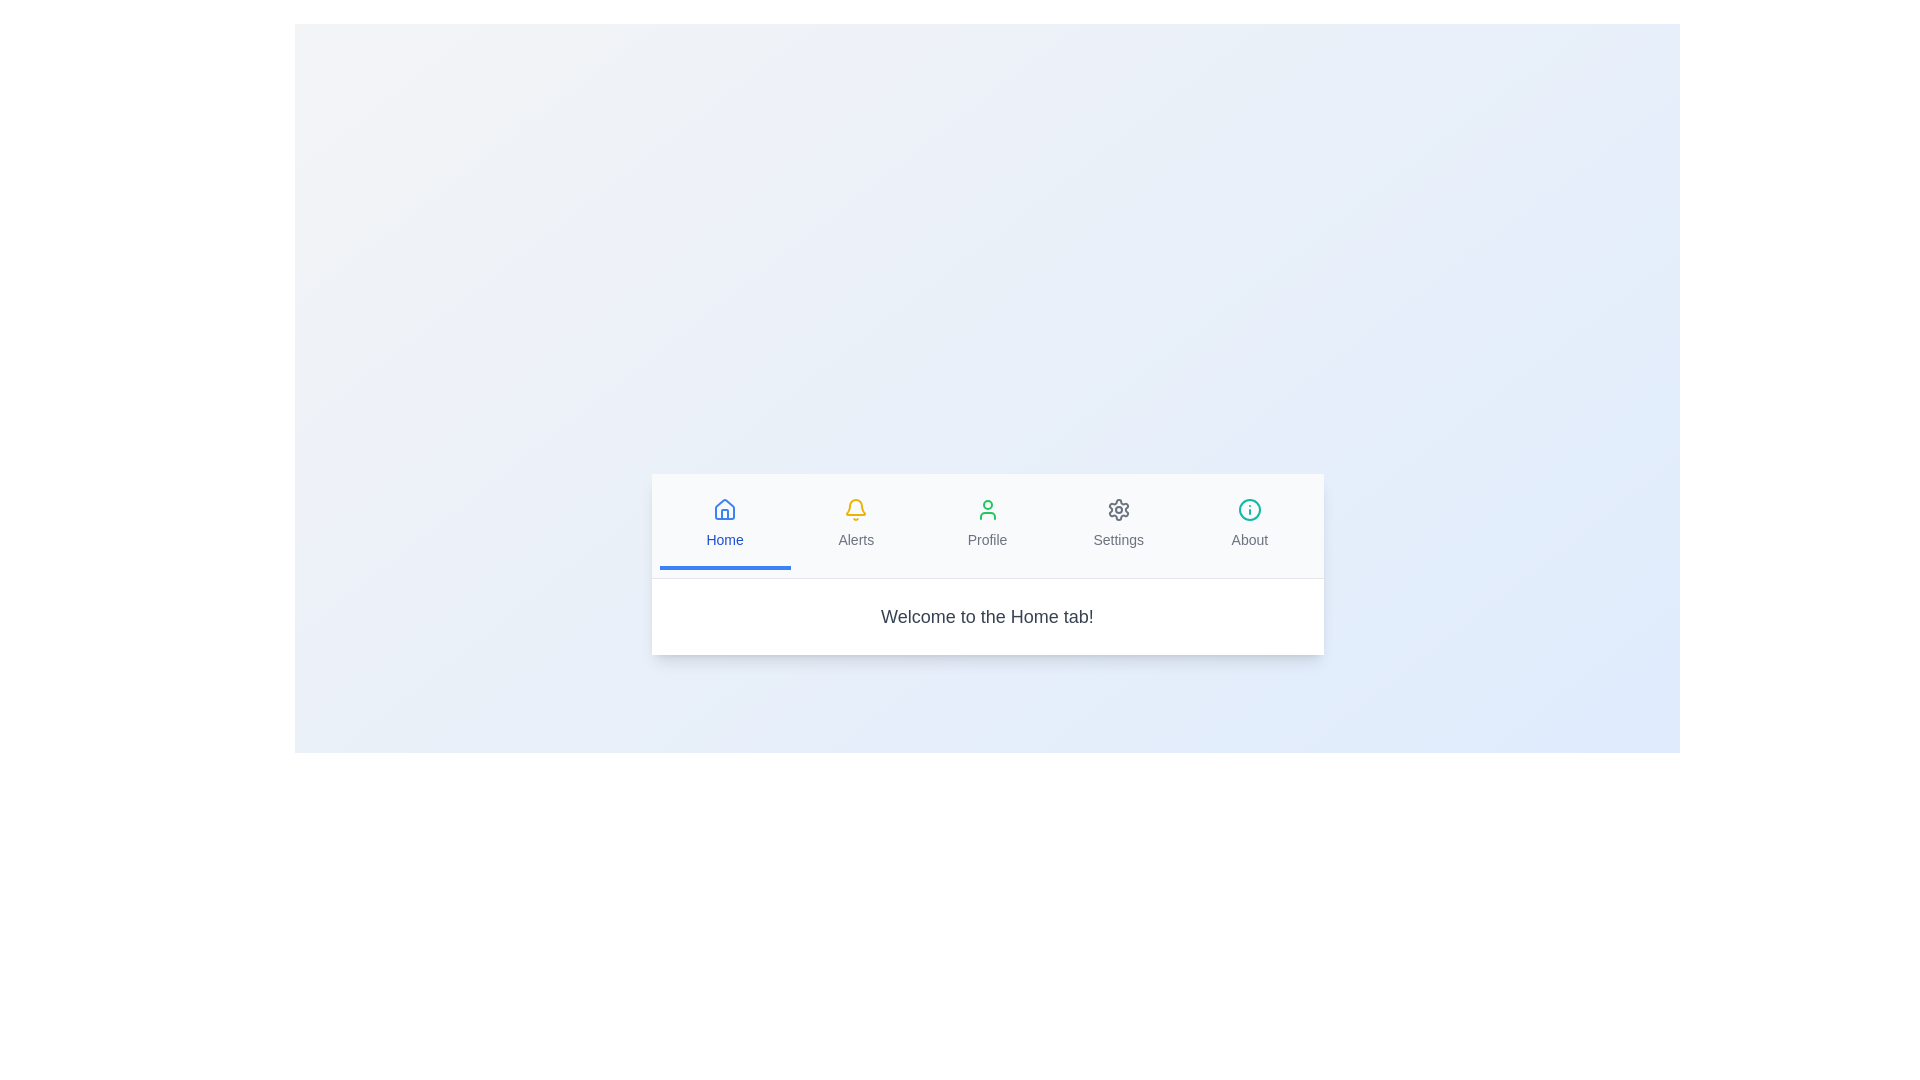 The width and height of the screenshot is (1920, 1080). Describe the element at coordinates (723, 523) in the screenshot. I see `the tab button labeled Home` at that location.